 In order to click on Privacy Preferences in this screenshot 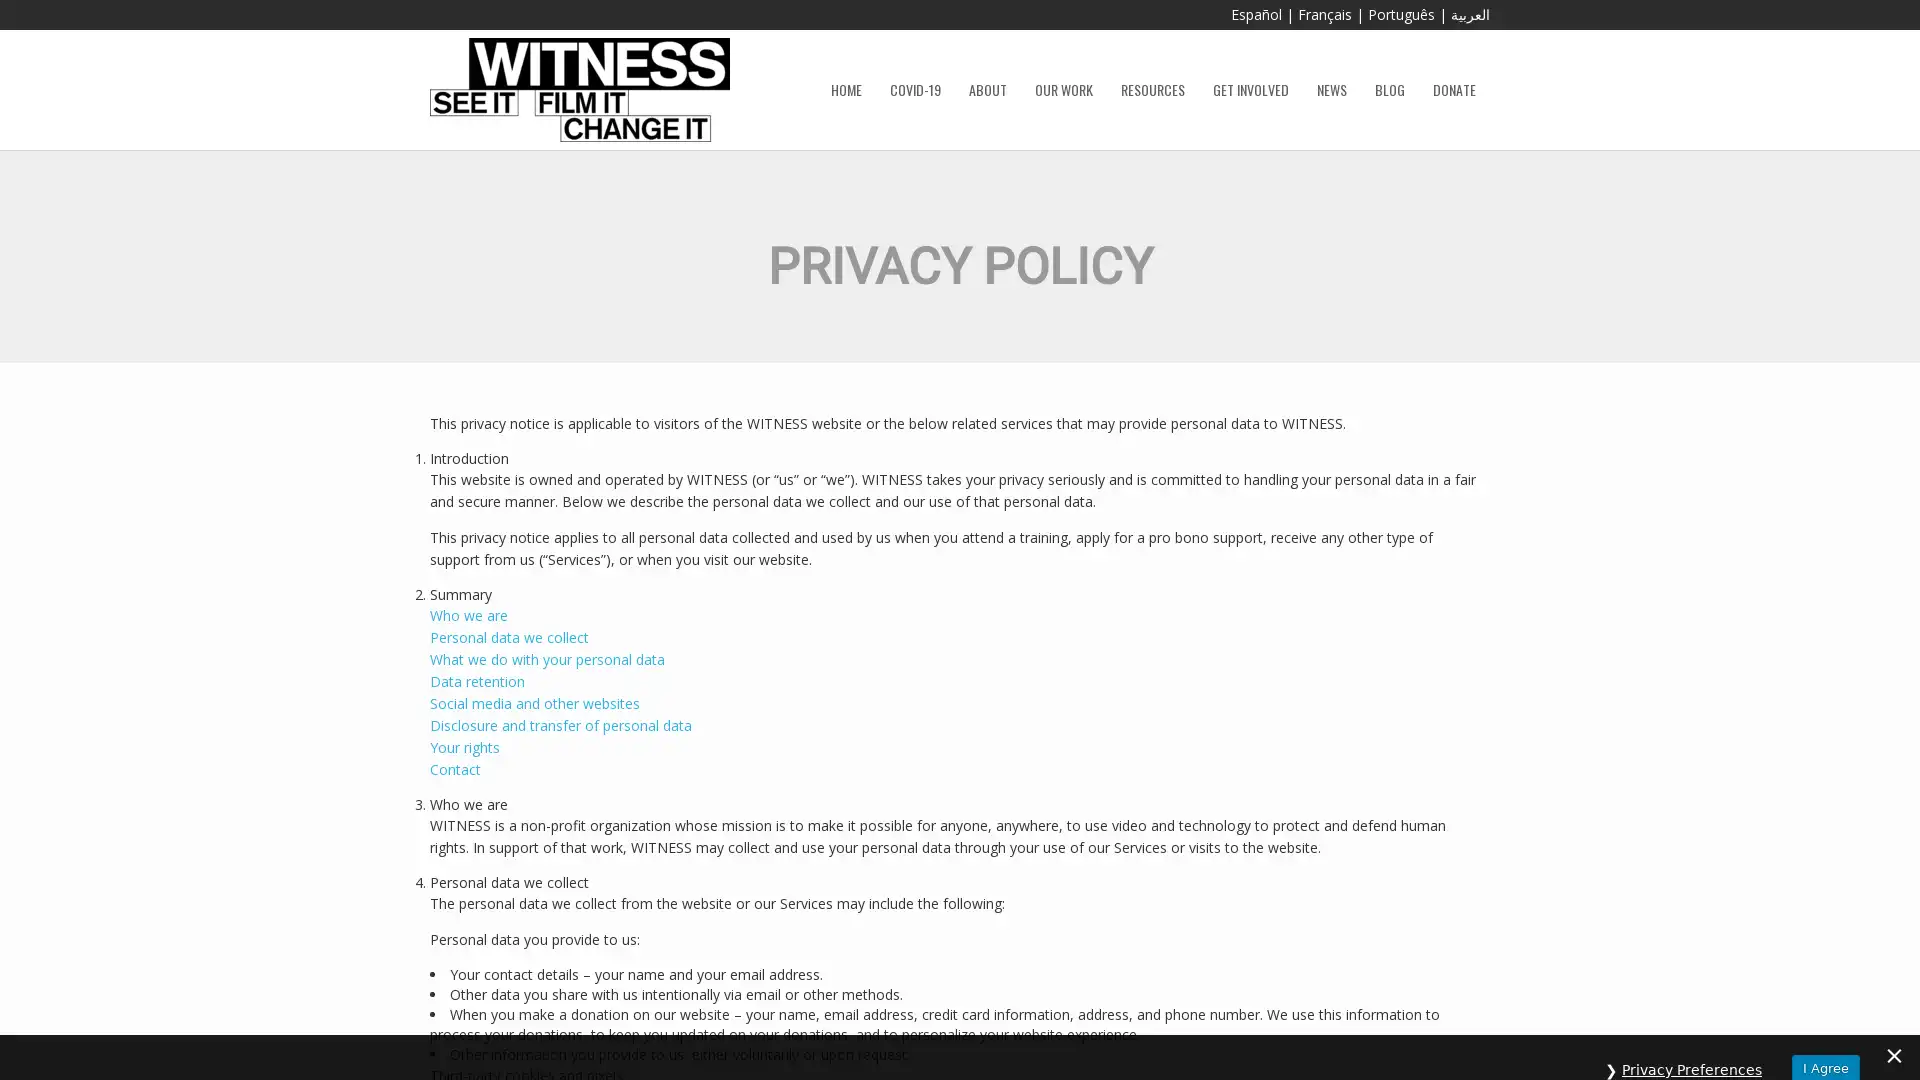, I will do `click(1691, 1043)`.